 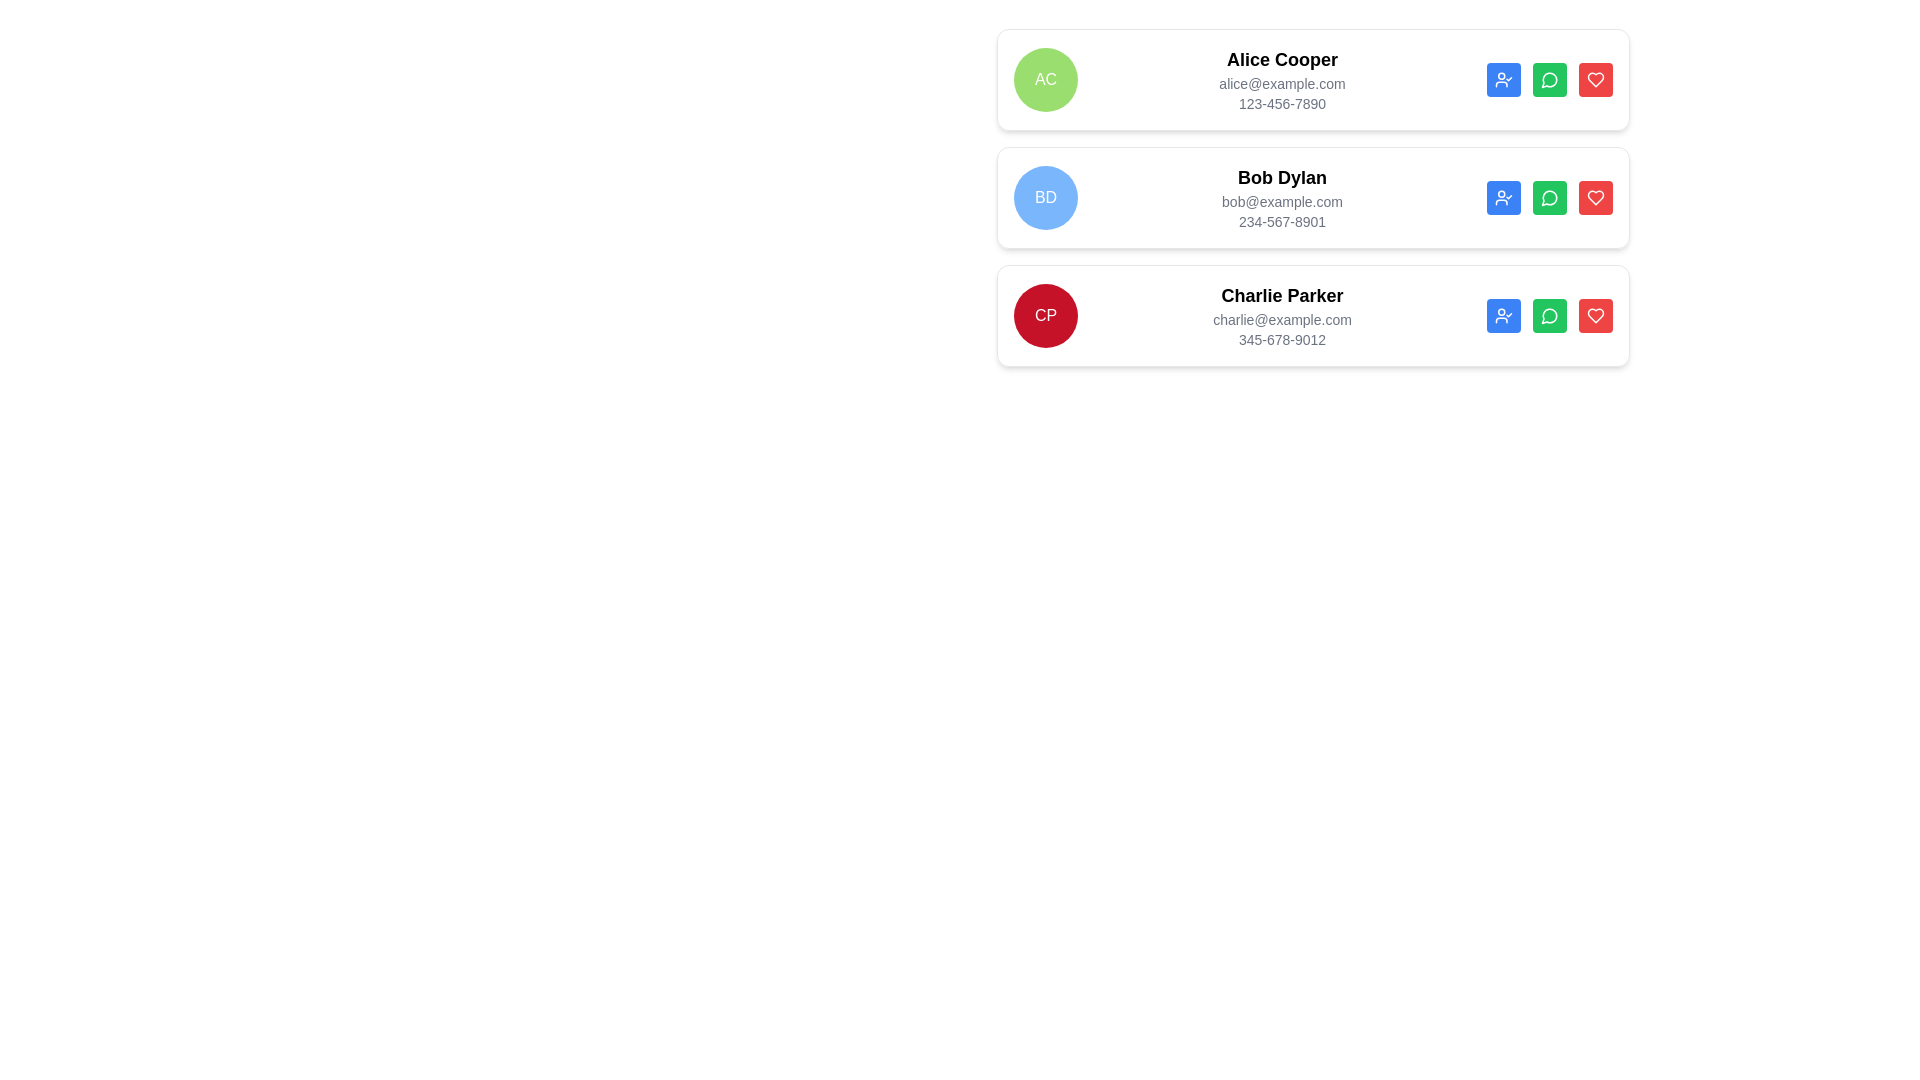 What do you see at coordinates (1595, 197) in the screenshot?
I see `the 'favorite' button located at the far right of the button group for Bob Dylan's entry` at bounding box center [1595, 197].